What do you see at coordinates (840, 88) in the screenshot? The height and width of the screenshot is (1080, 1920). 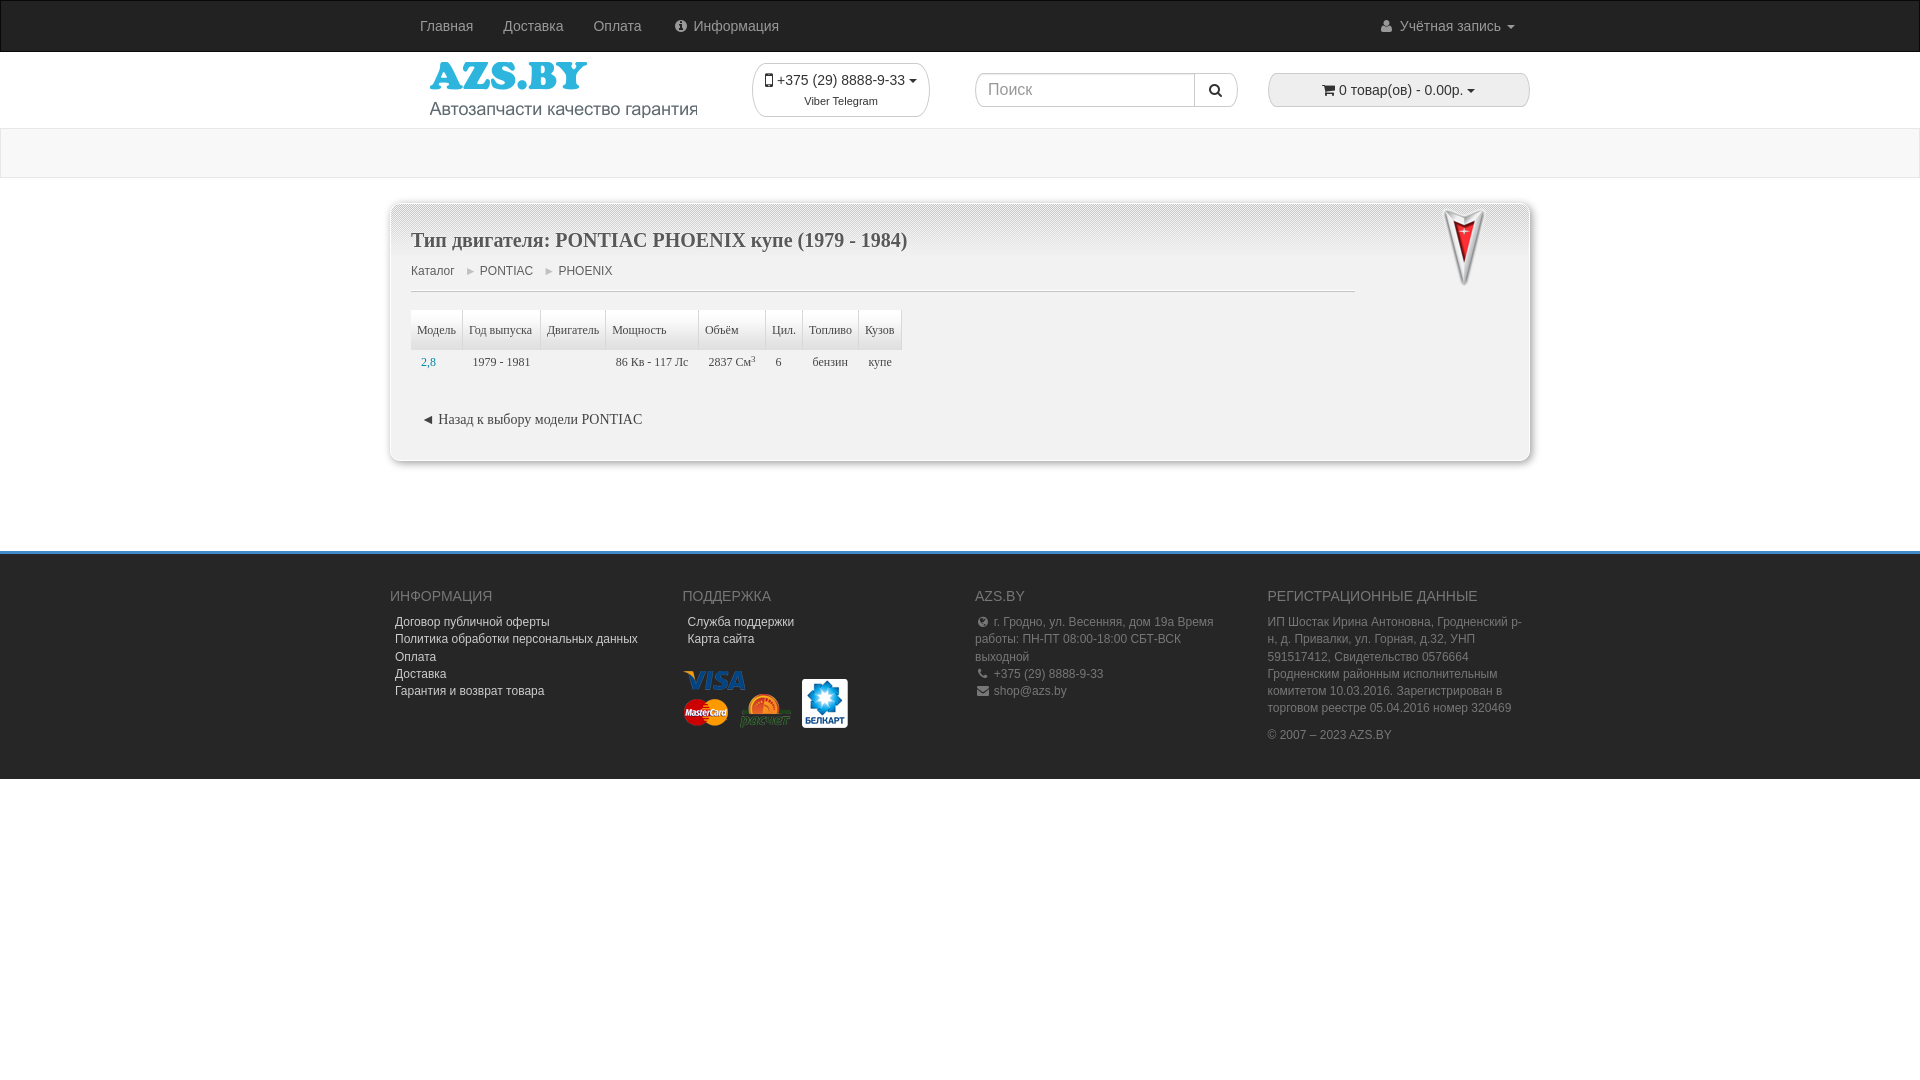 I see `'+375 (29) 8888-9-33` at bounding box center [840, 88].